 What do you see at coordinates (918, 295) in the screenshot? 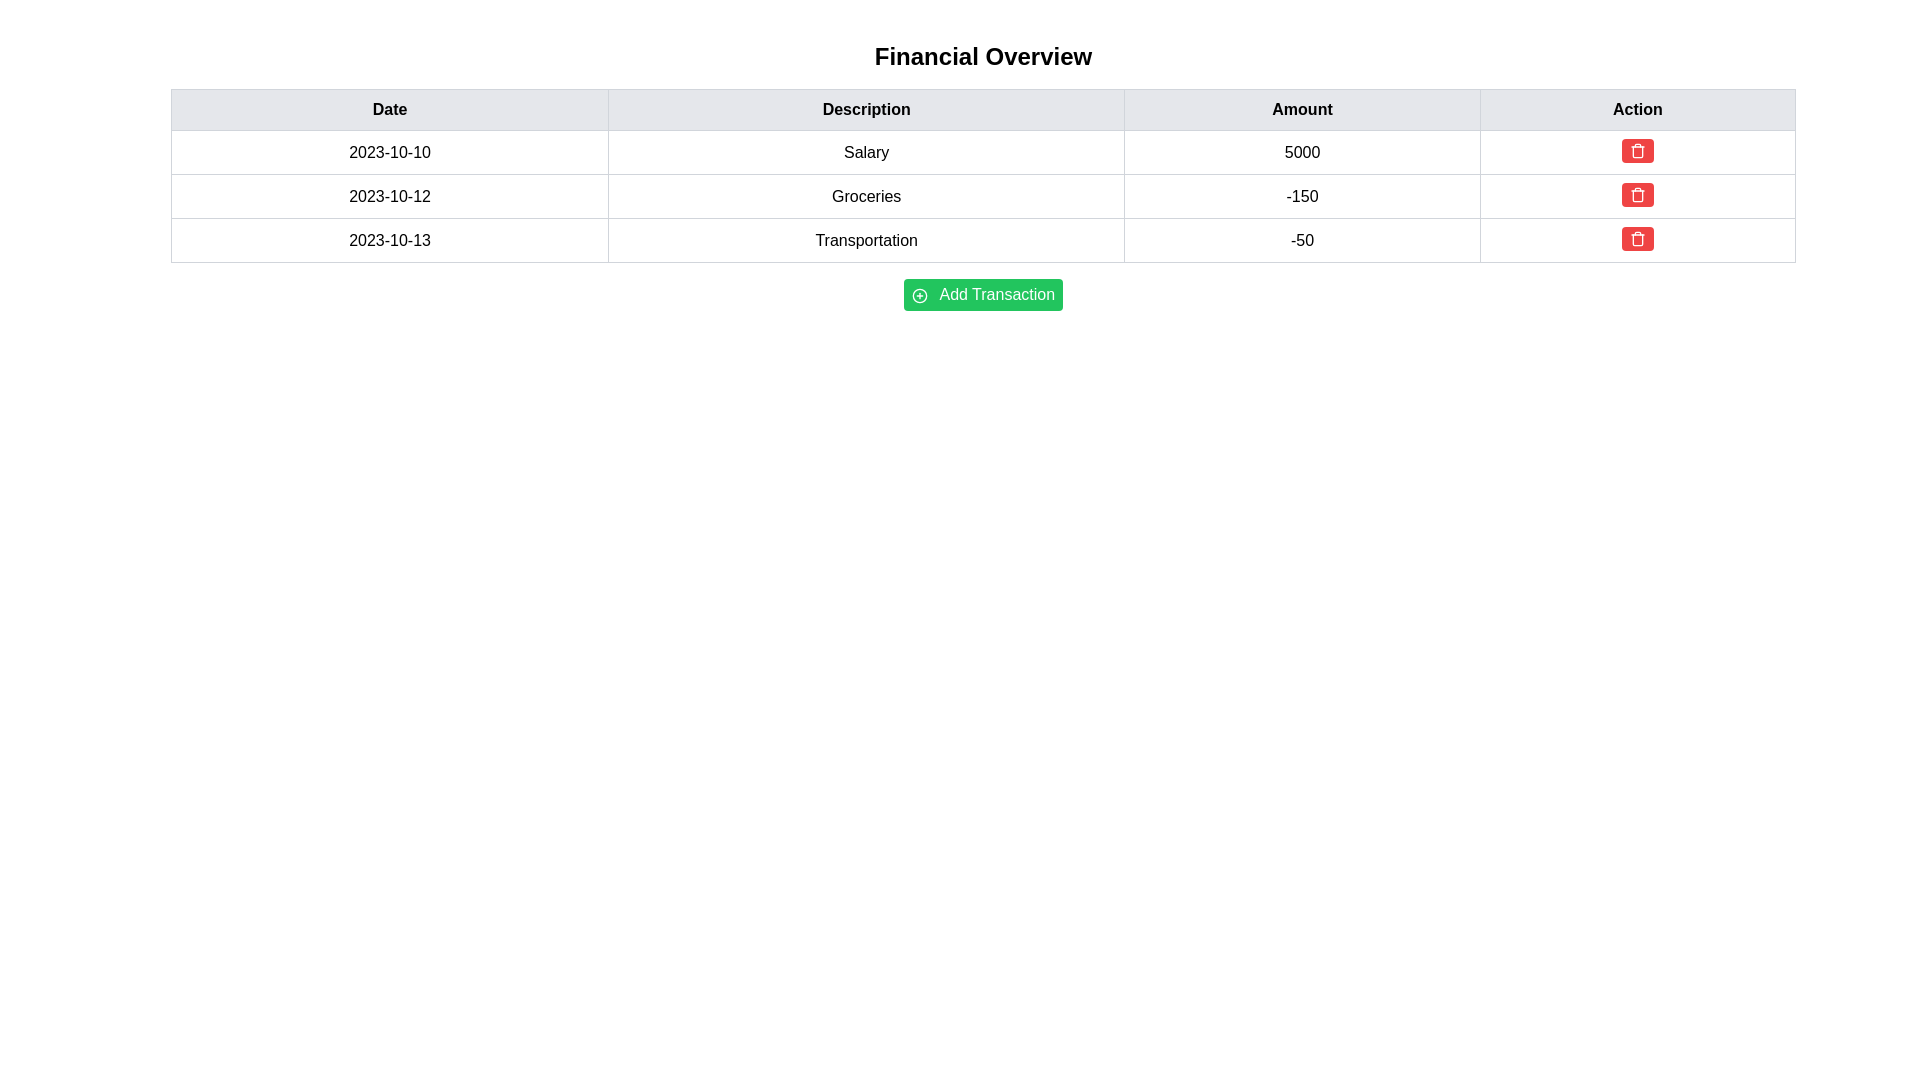
I see `the circular icon with a green background and white outline that features a plus sign, located to the left of the 'Add Transaction' button` at bounding box center [918, 295].